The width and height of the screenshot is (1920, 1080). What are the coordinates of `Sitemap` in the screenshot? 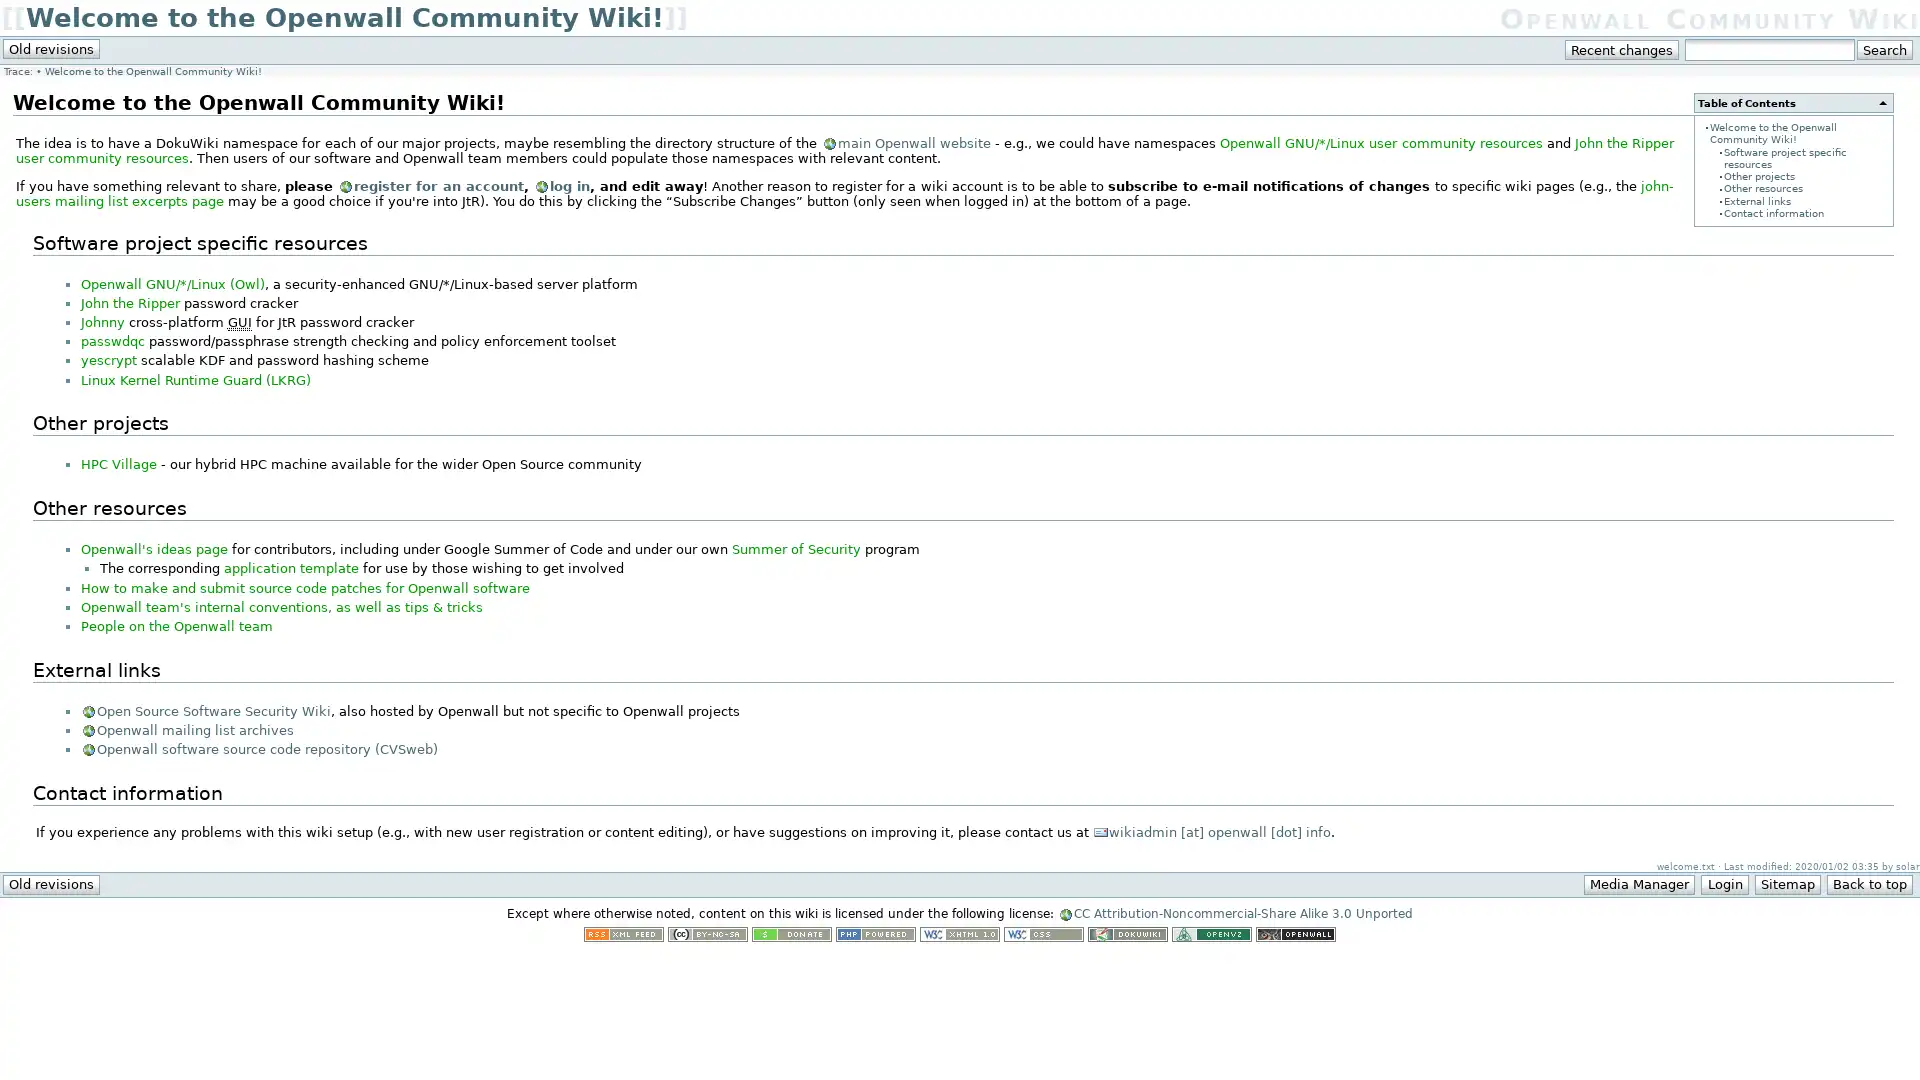 It's located at (1786, 883).